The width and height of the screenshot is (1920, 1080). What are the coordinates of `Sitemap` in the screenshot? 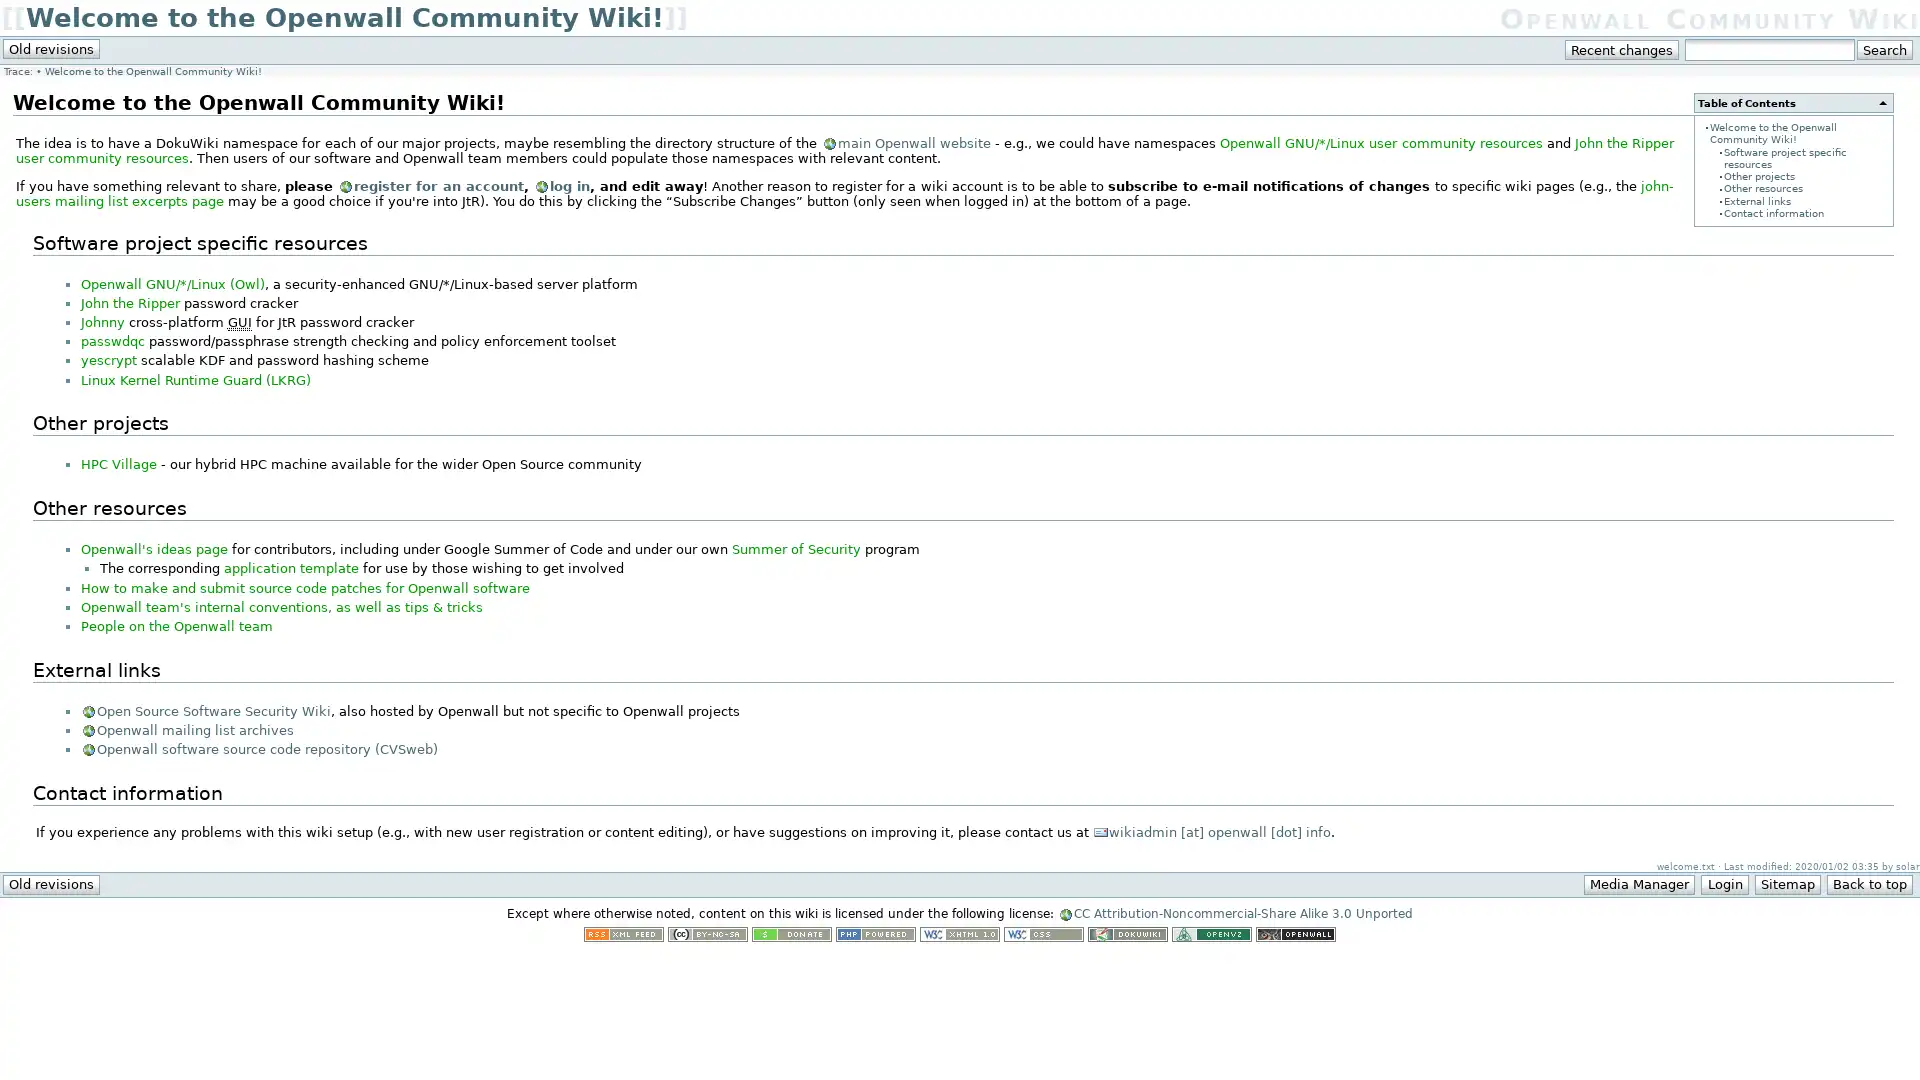 It's located at (1786, 883).